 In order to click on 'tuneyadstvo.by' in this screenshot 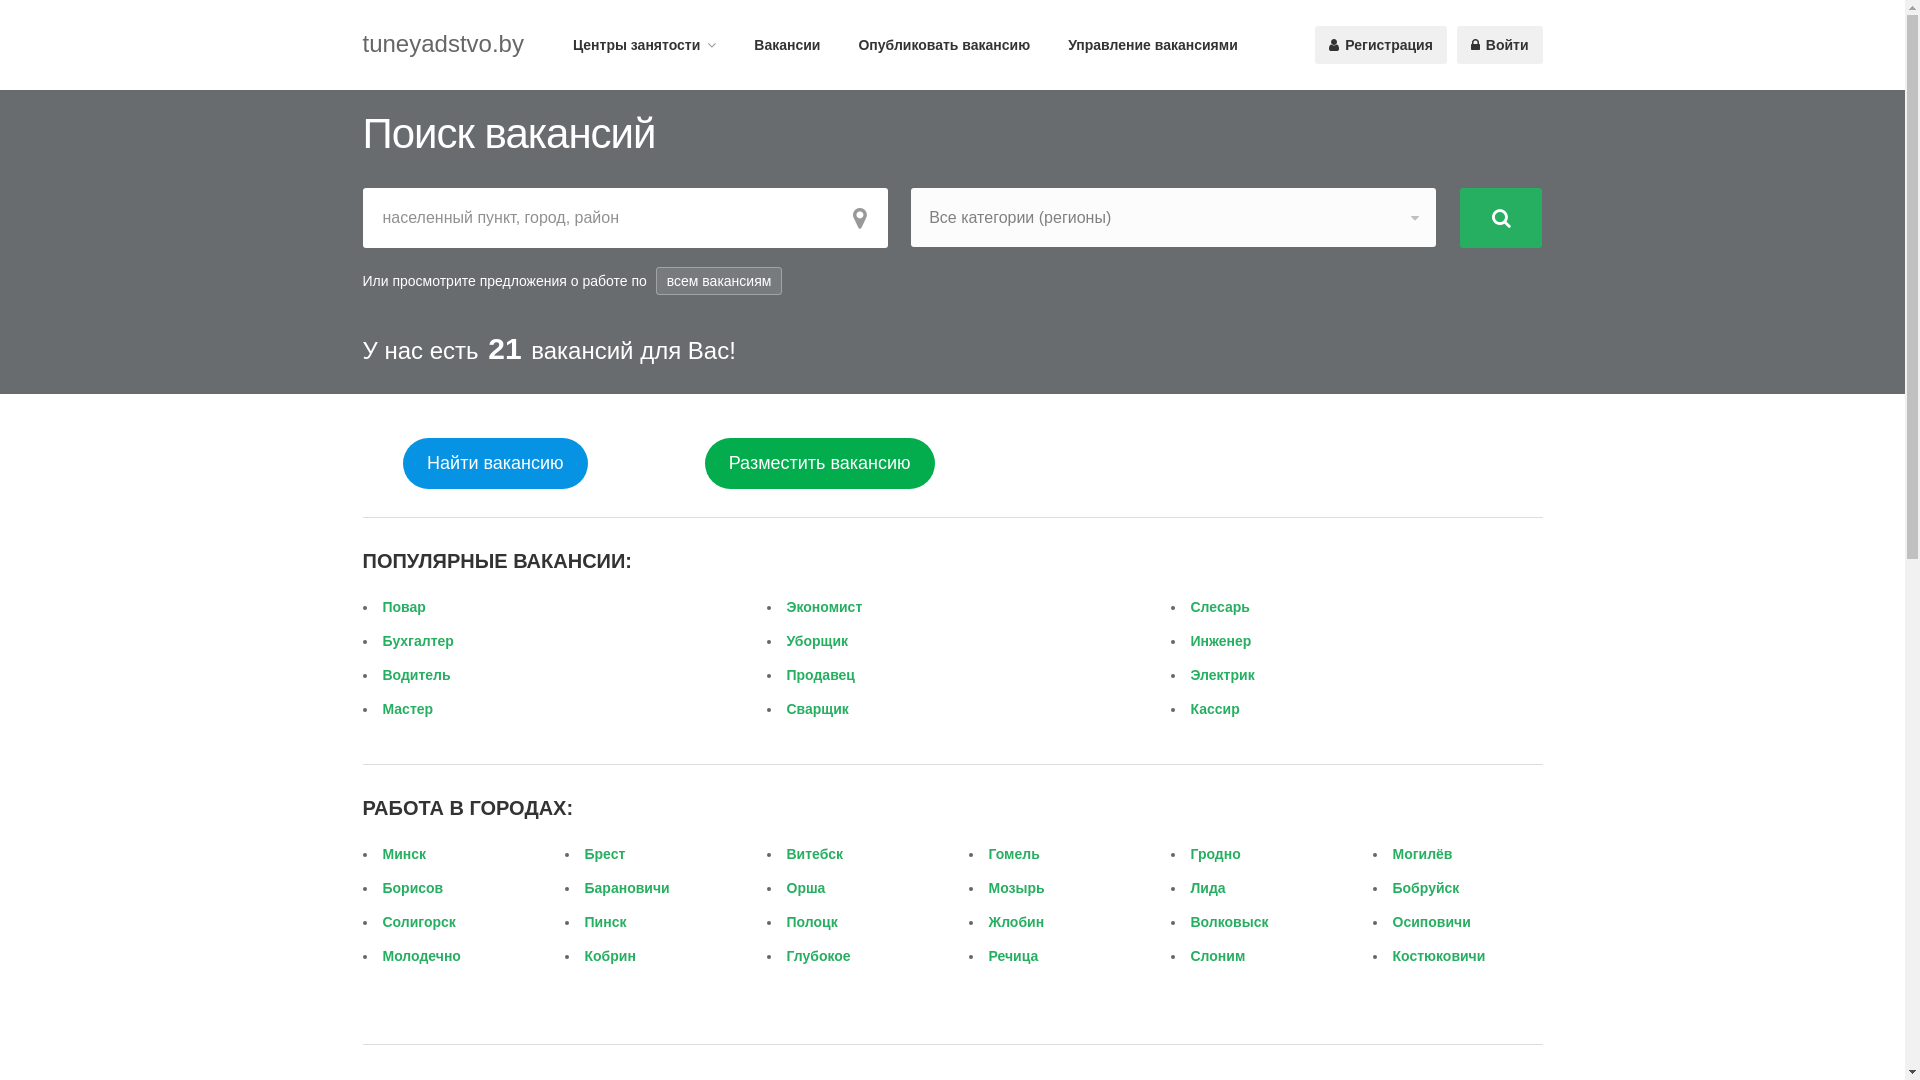, I will do `click(441, 43)`.